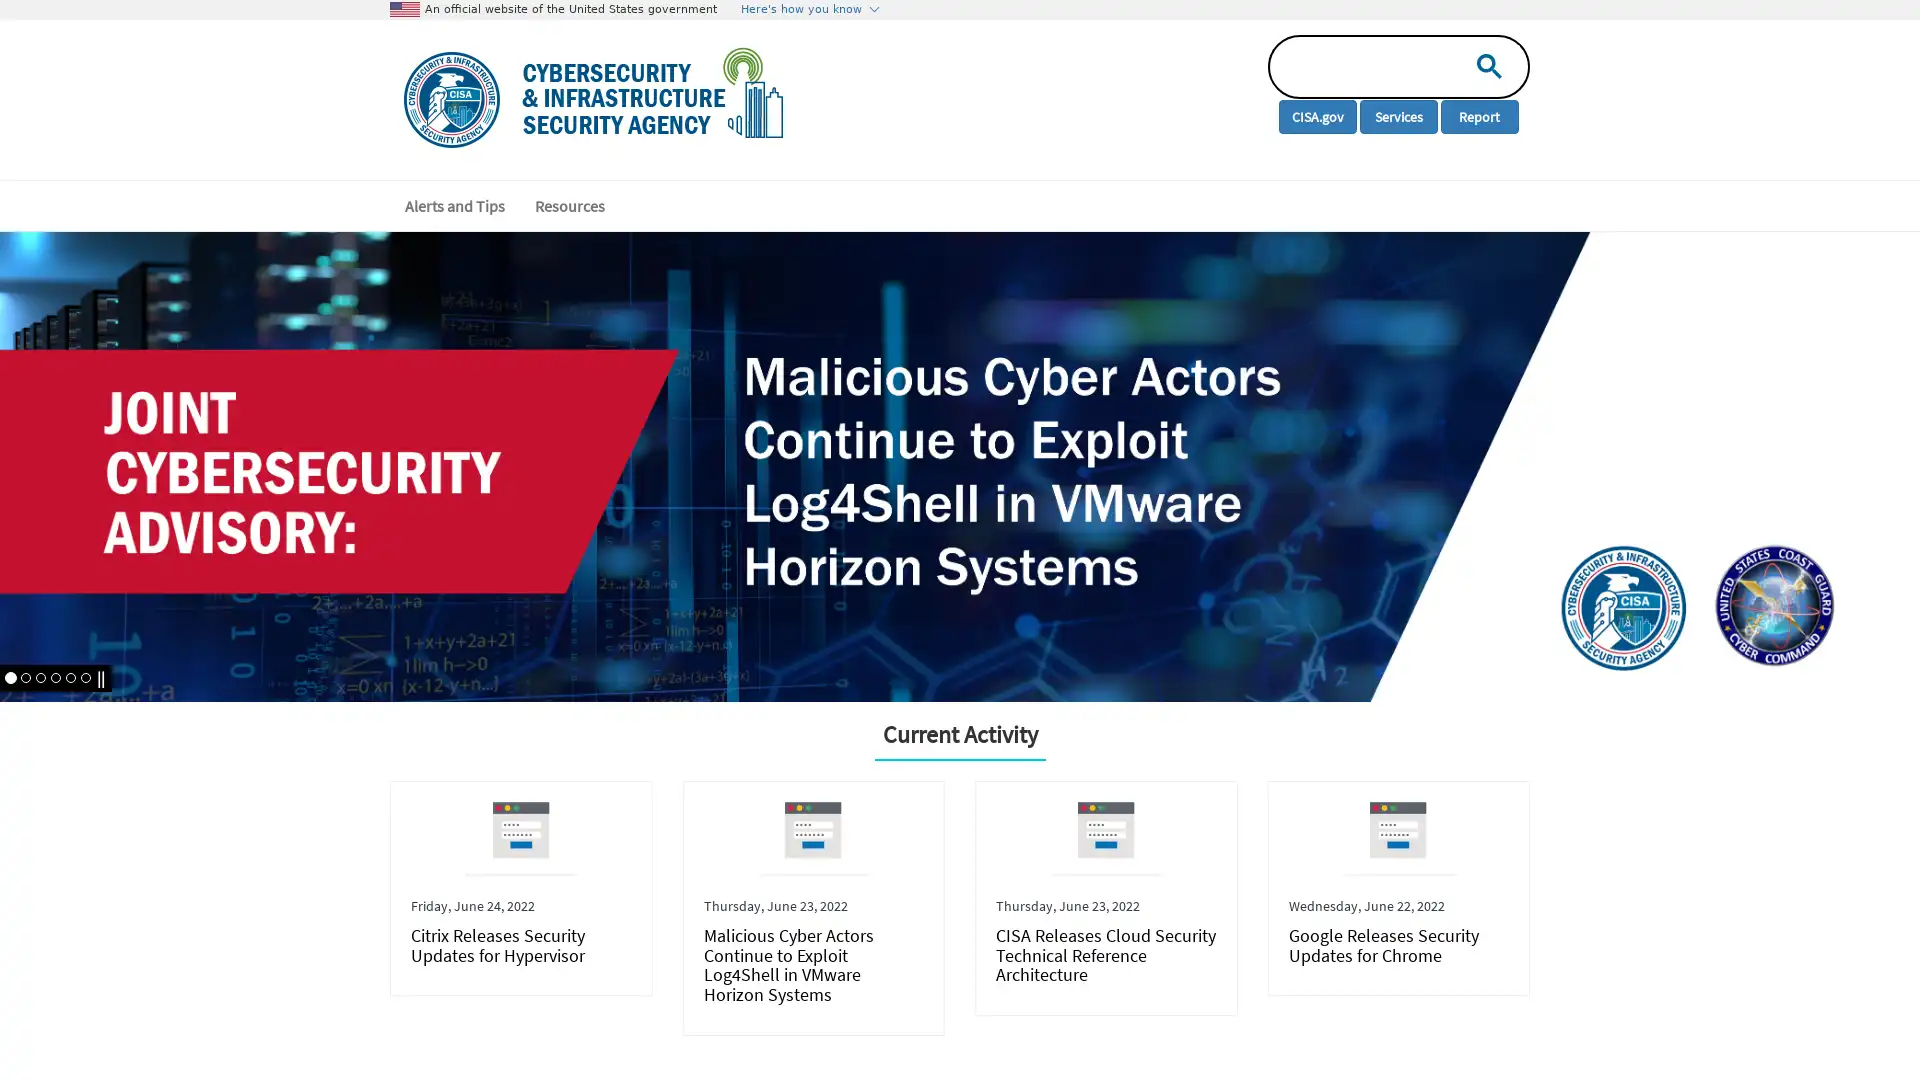 Image resolution: width=1920 pixels, height=1080 pixels. Describe the element at coordinates (1484, 64) in the screenshot. I see `search` at that location.